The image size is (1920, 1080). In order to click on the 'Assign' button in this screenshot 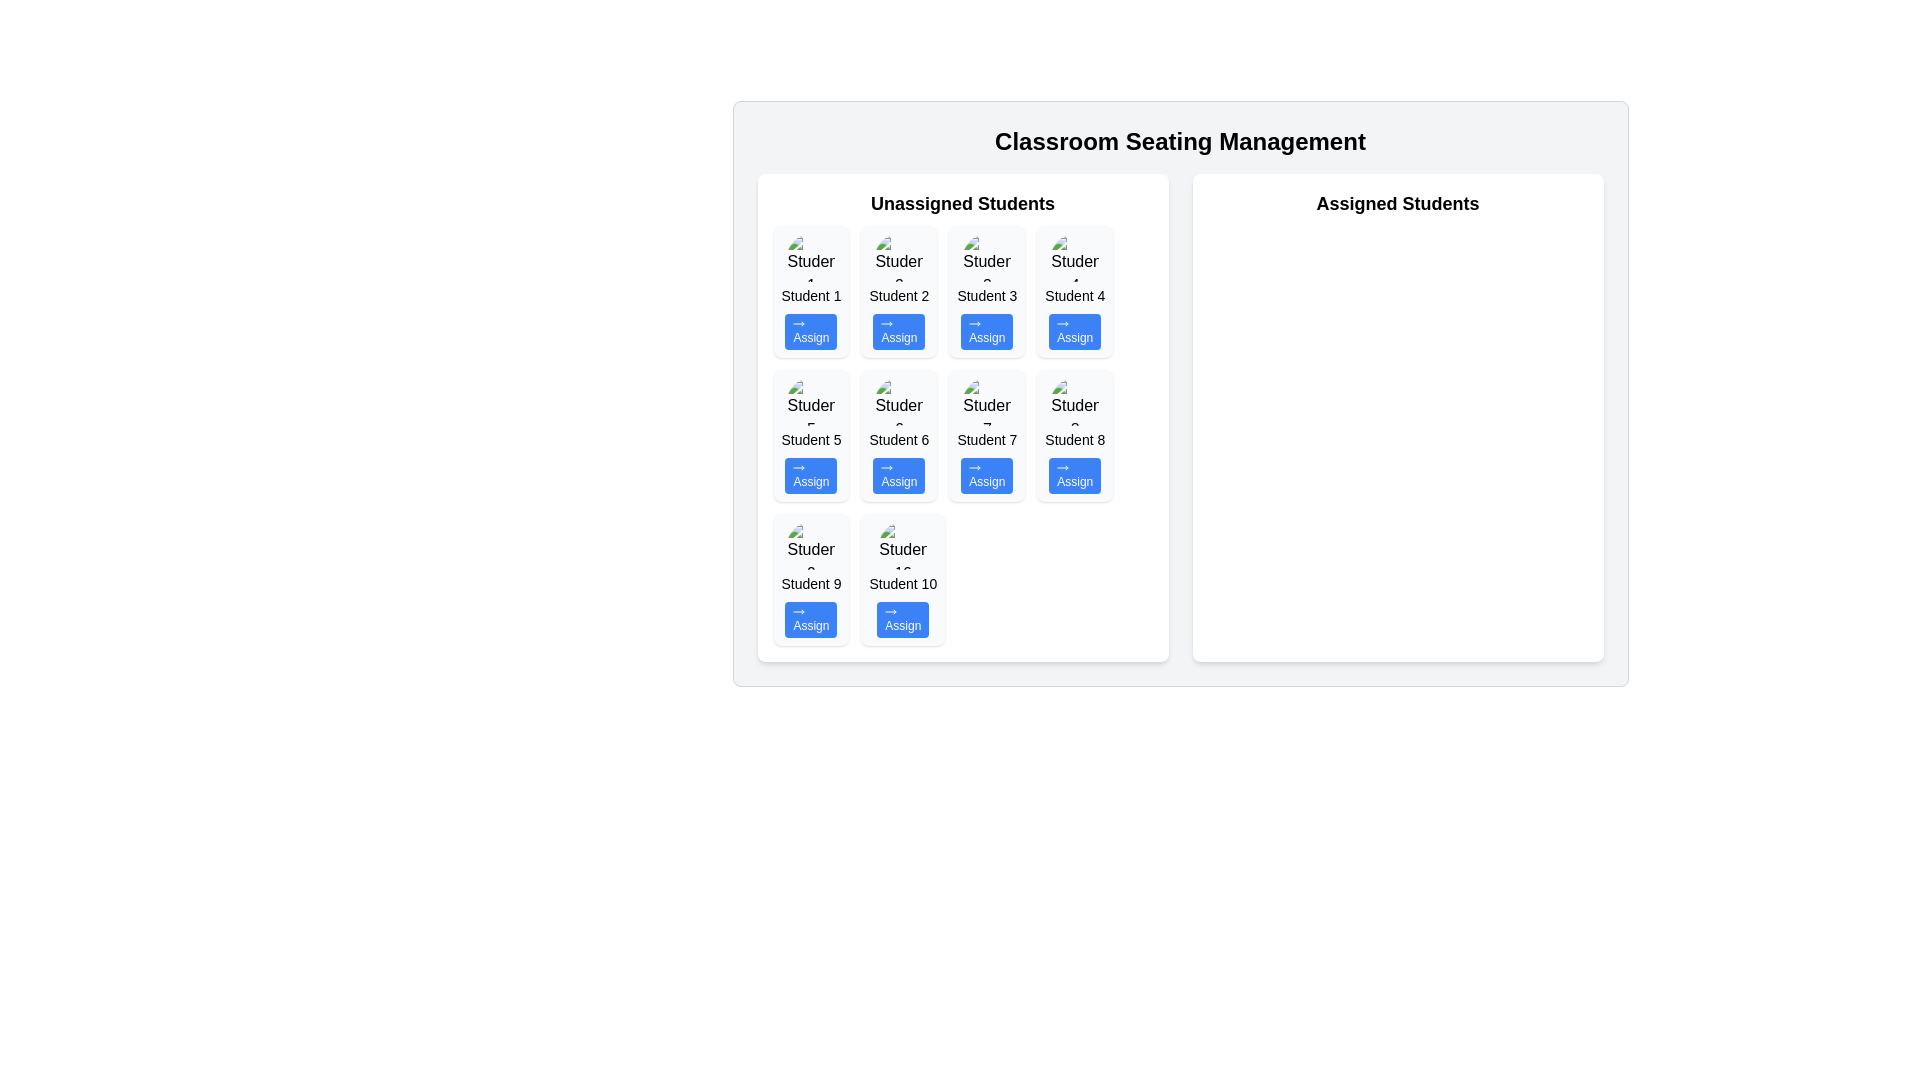, I will do `click(811, 475)`.